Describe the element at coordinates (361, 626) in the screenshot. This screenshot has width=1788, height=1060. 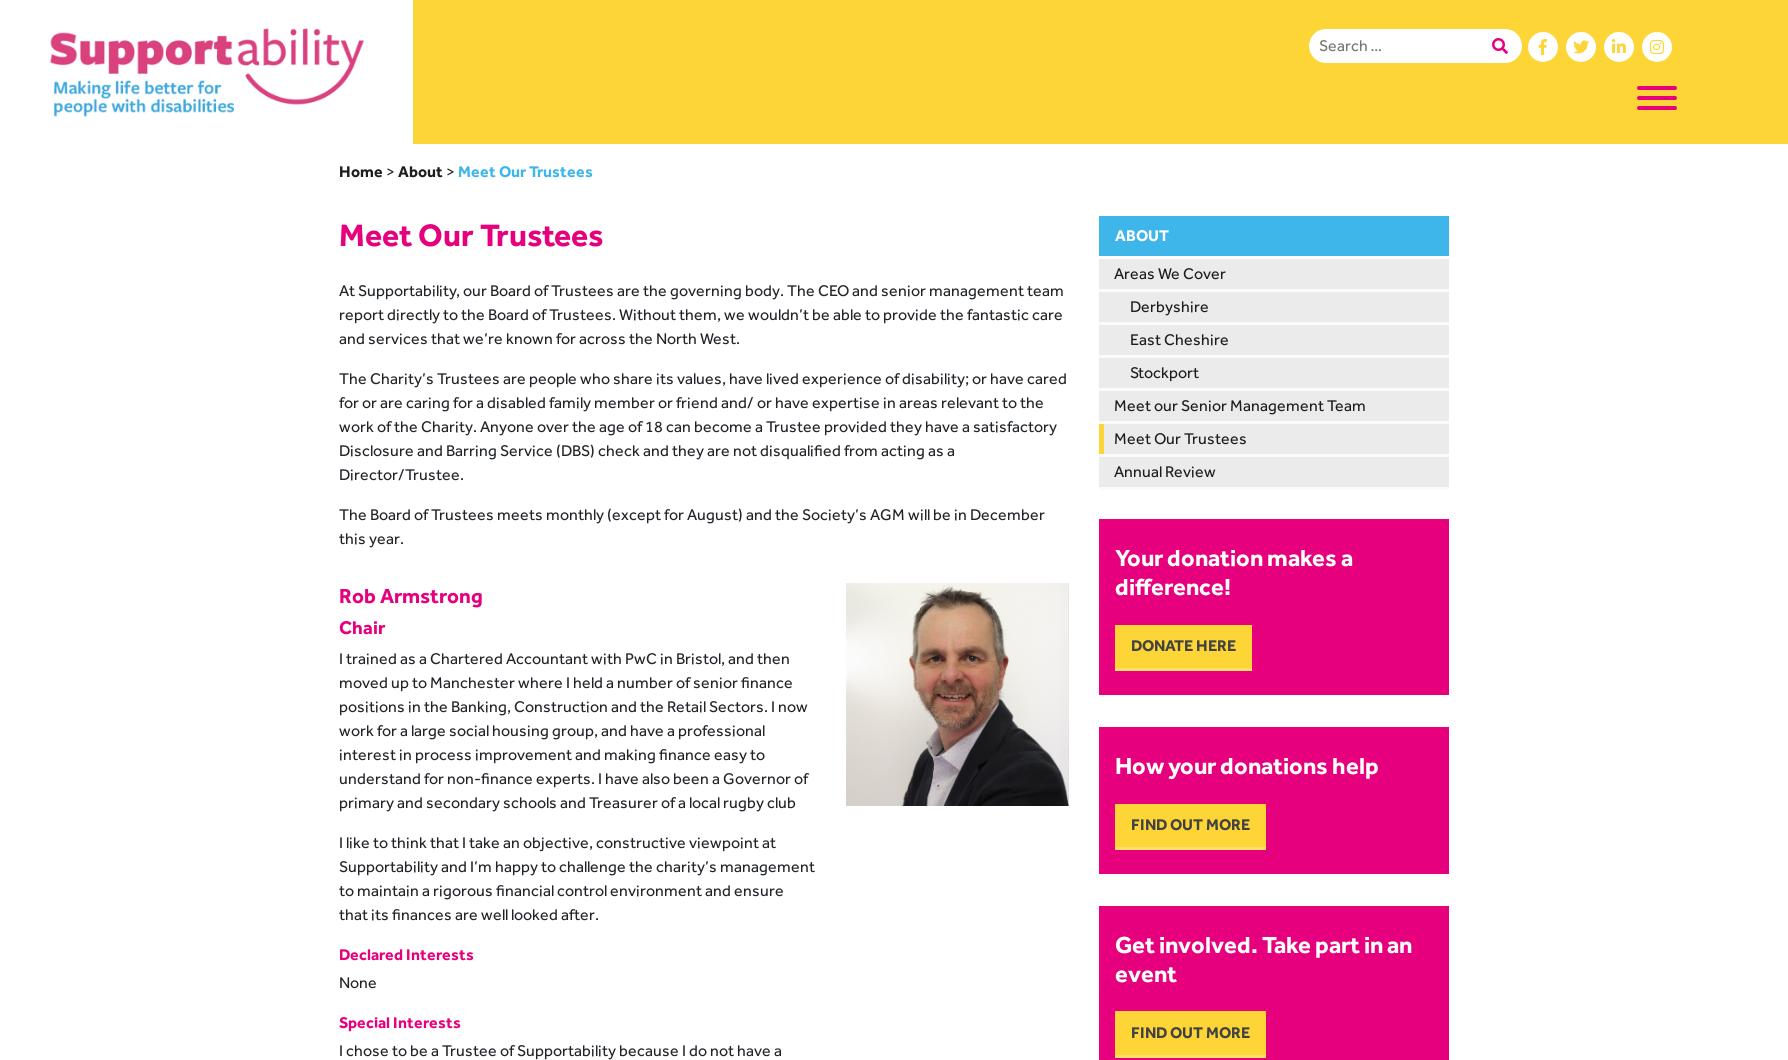
I see `'Chair'` at that location.